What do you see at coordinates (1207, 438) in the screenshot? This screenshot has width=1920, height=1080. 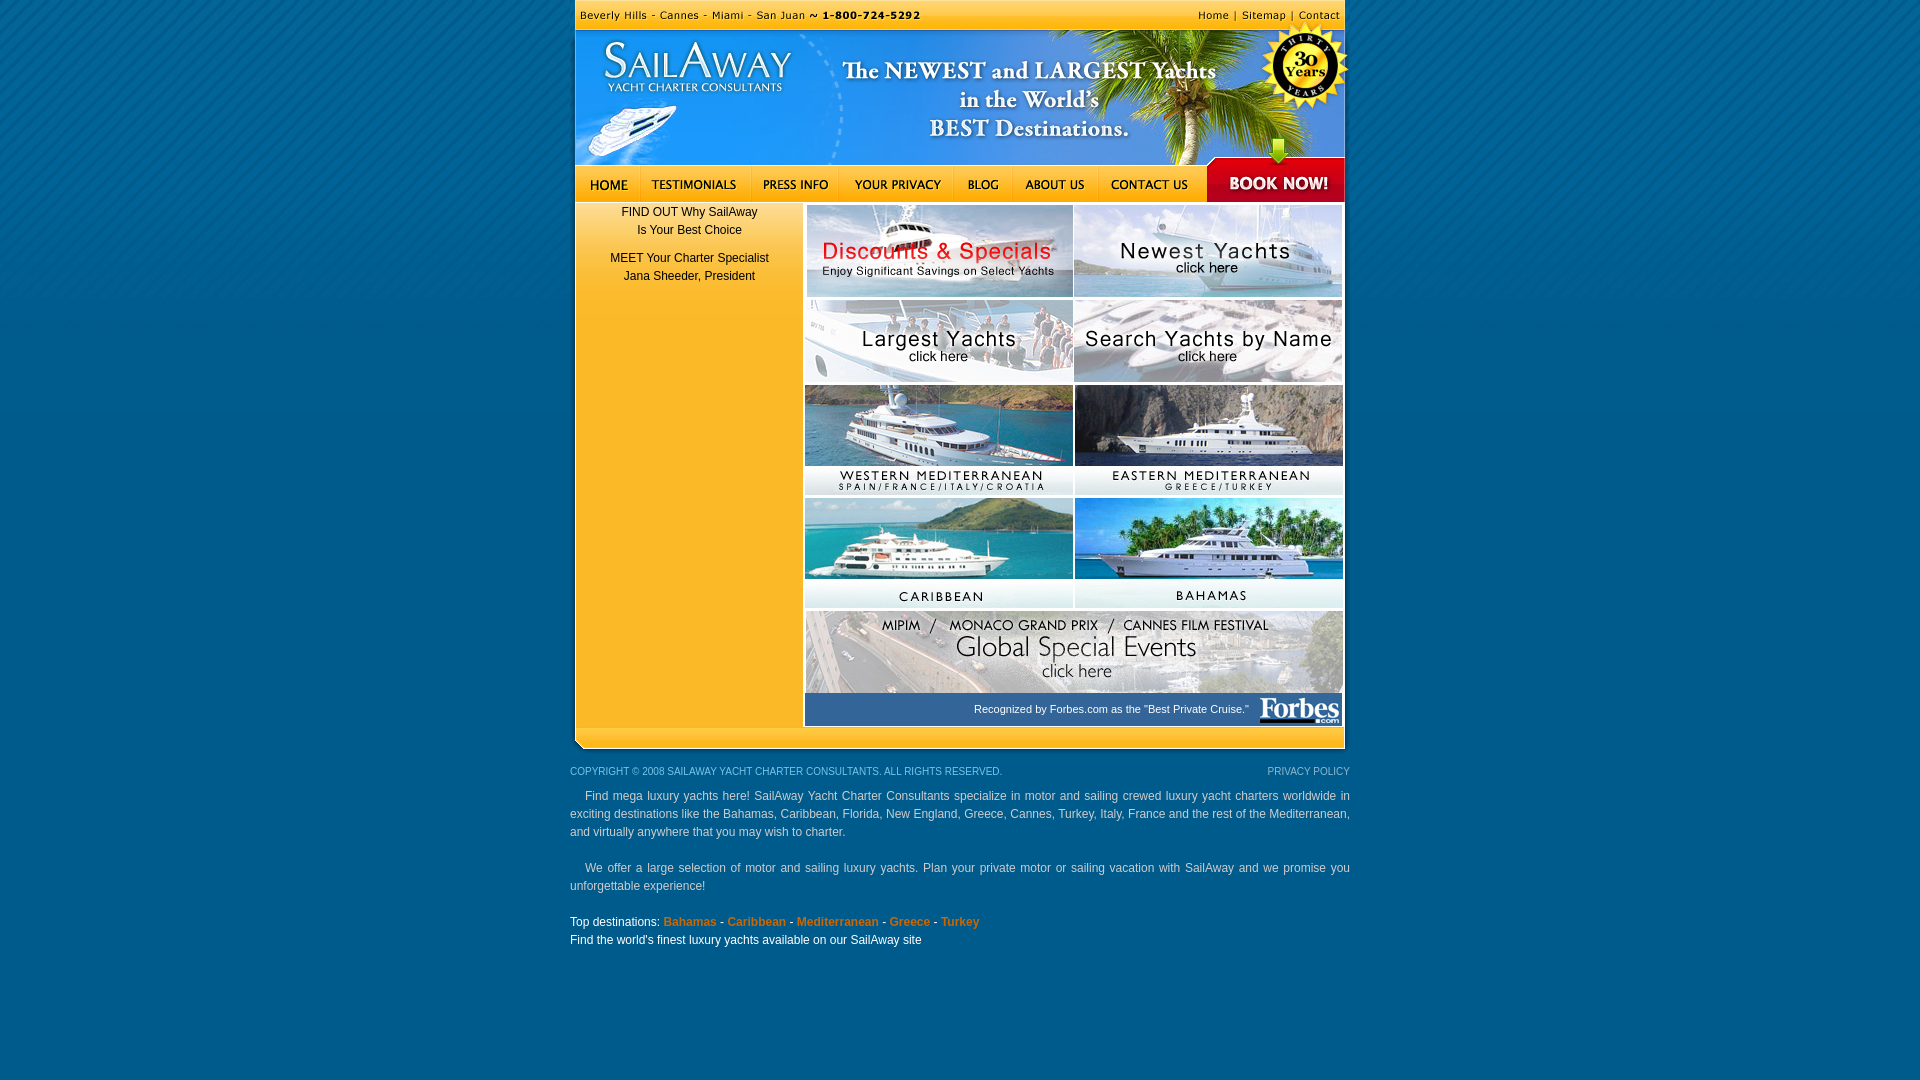 I see `'Eastern Mediterranean'` at bounding box center [1207, 438].